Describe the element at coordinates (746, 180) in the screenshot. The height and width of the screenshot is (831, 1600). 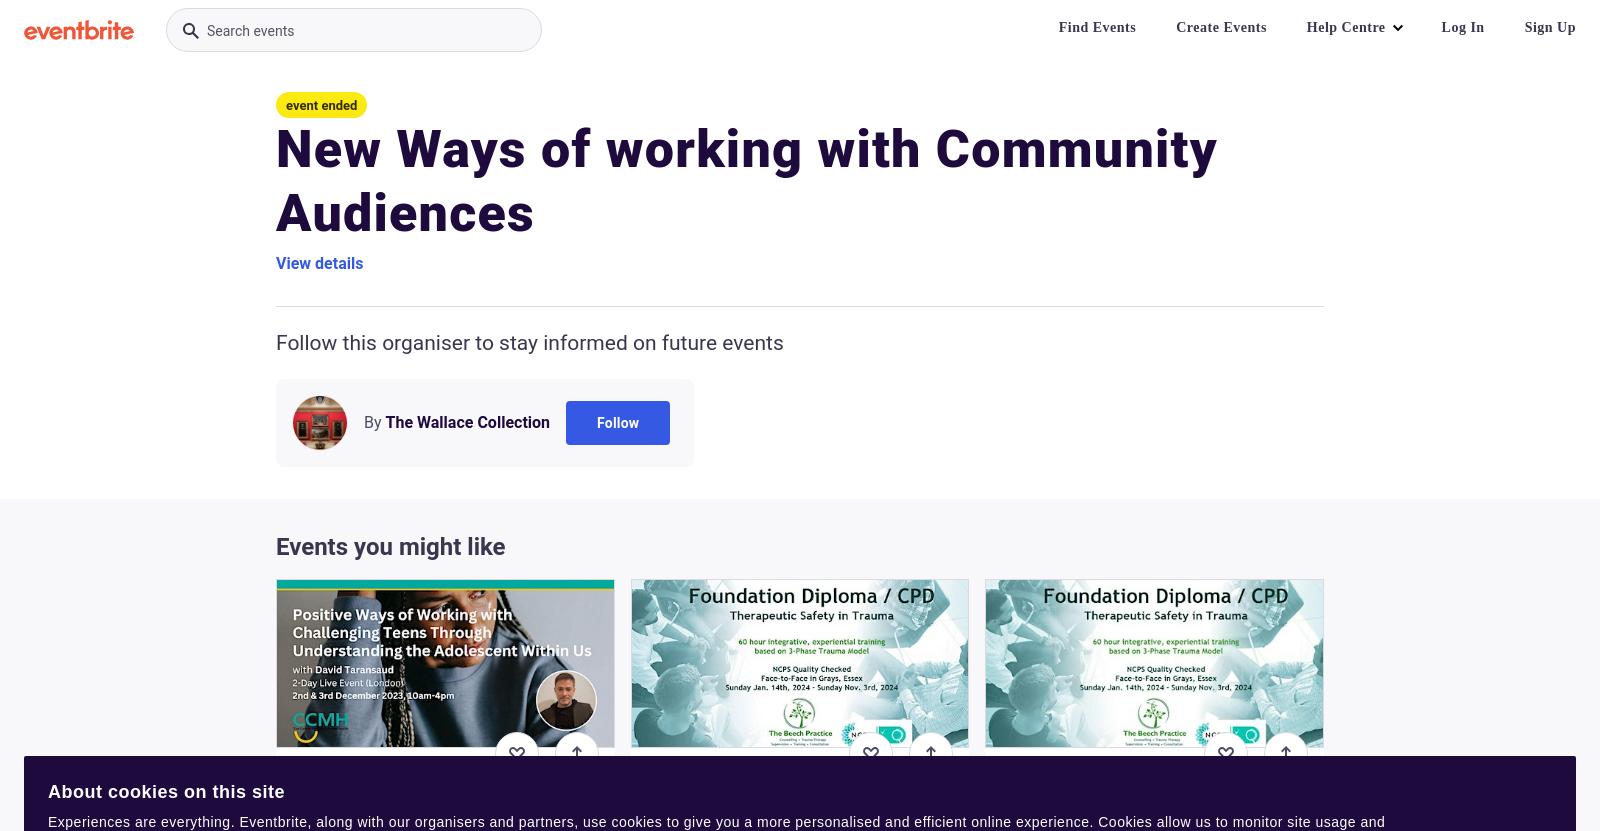
I see `'New Ways of working with Community Audiences'` at that location.